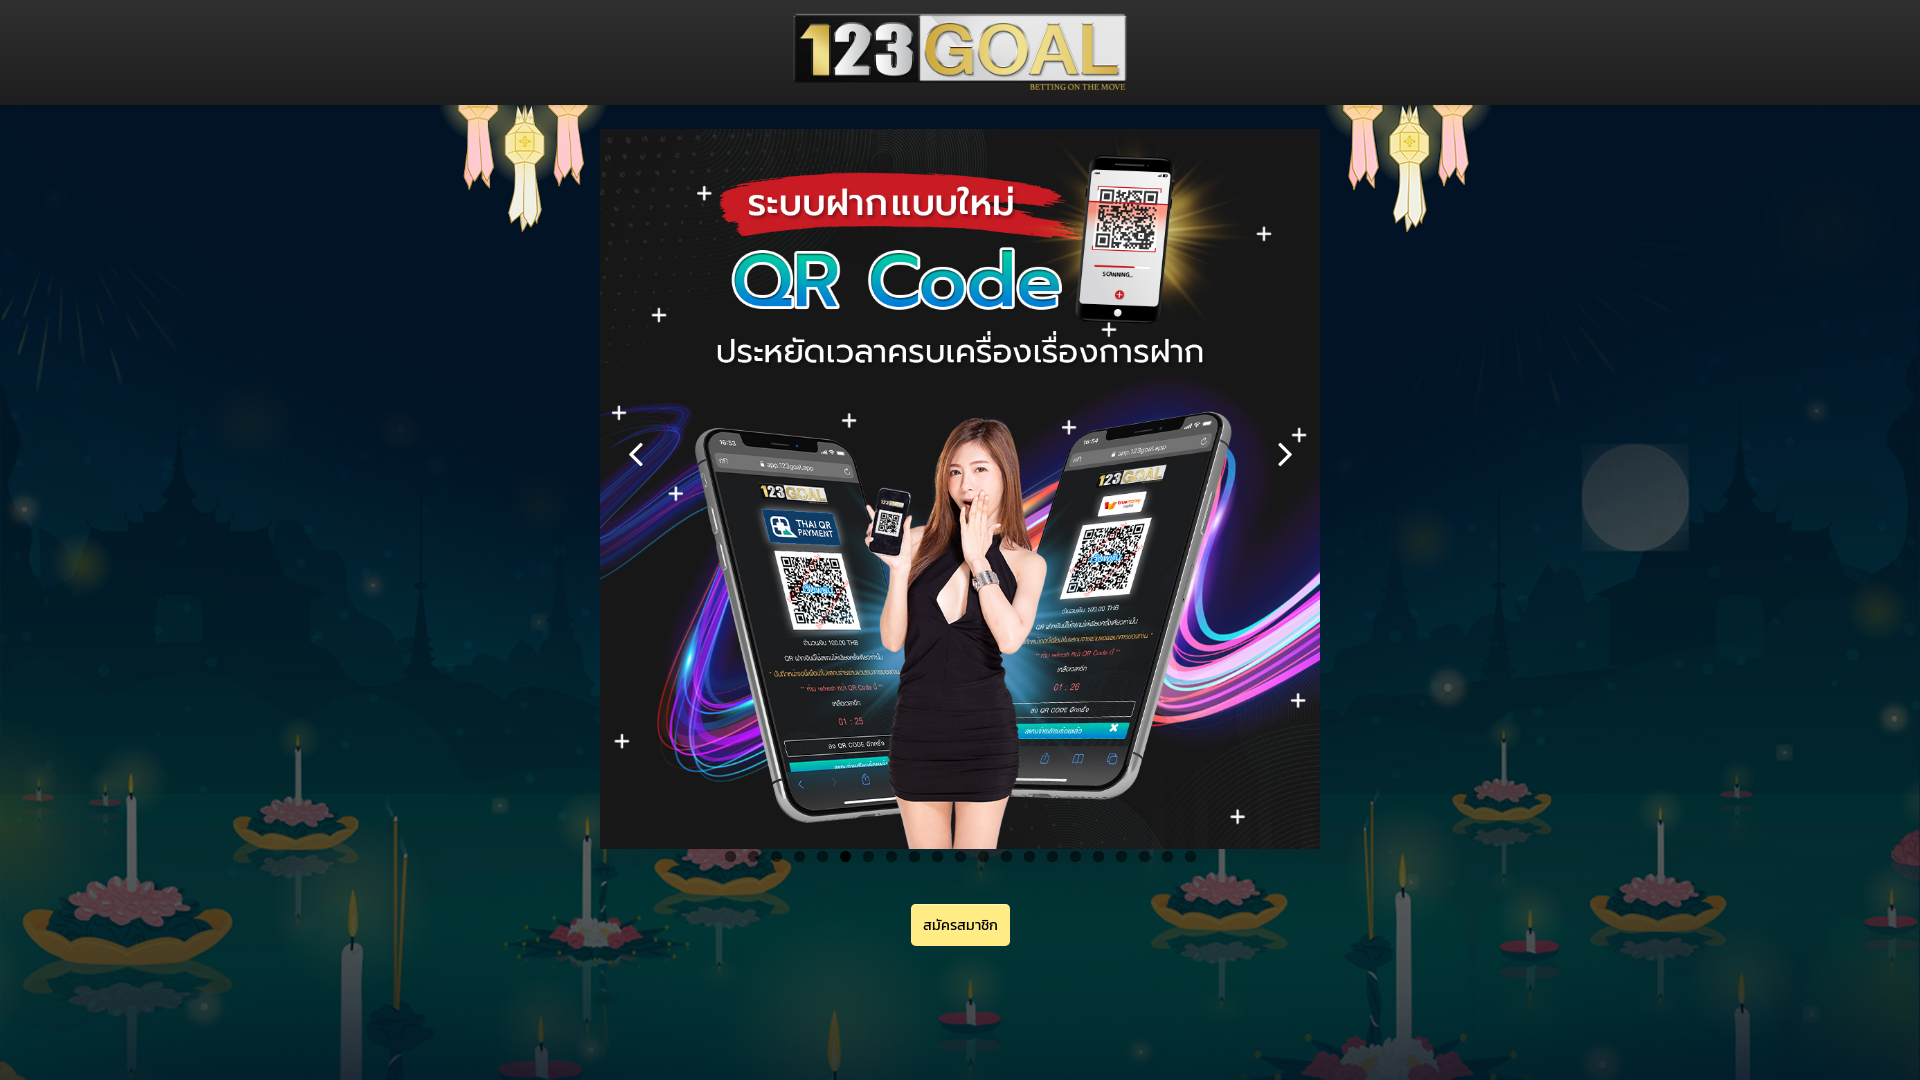  Describe the element at coordinates (633, 452) in the screenshot. I see `'Previous'` at that location.